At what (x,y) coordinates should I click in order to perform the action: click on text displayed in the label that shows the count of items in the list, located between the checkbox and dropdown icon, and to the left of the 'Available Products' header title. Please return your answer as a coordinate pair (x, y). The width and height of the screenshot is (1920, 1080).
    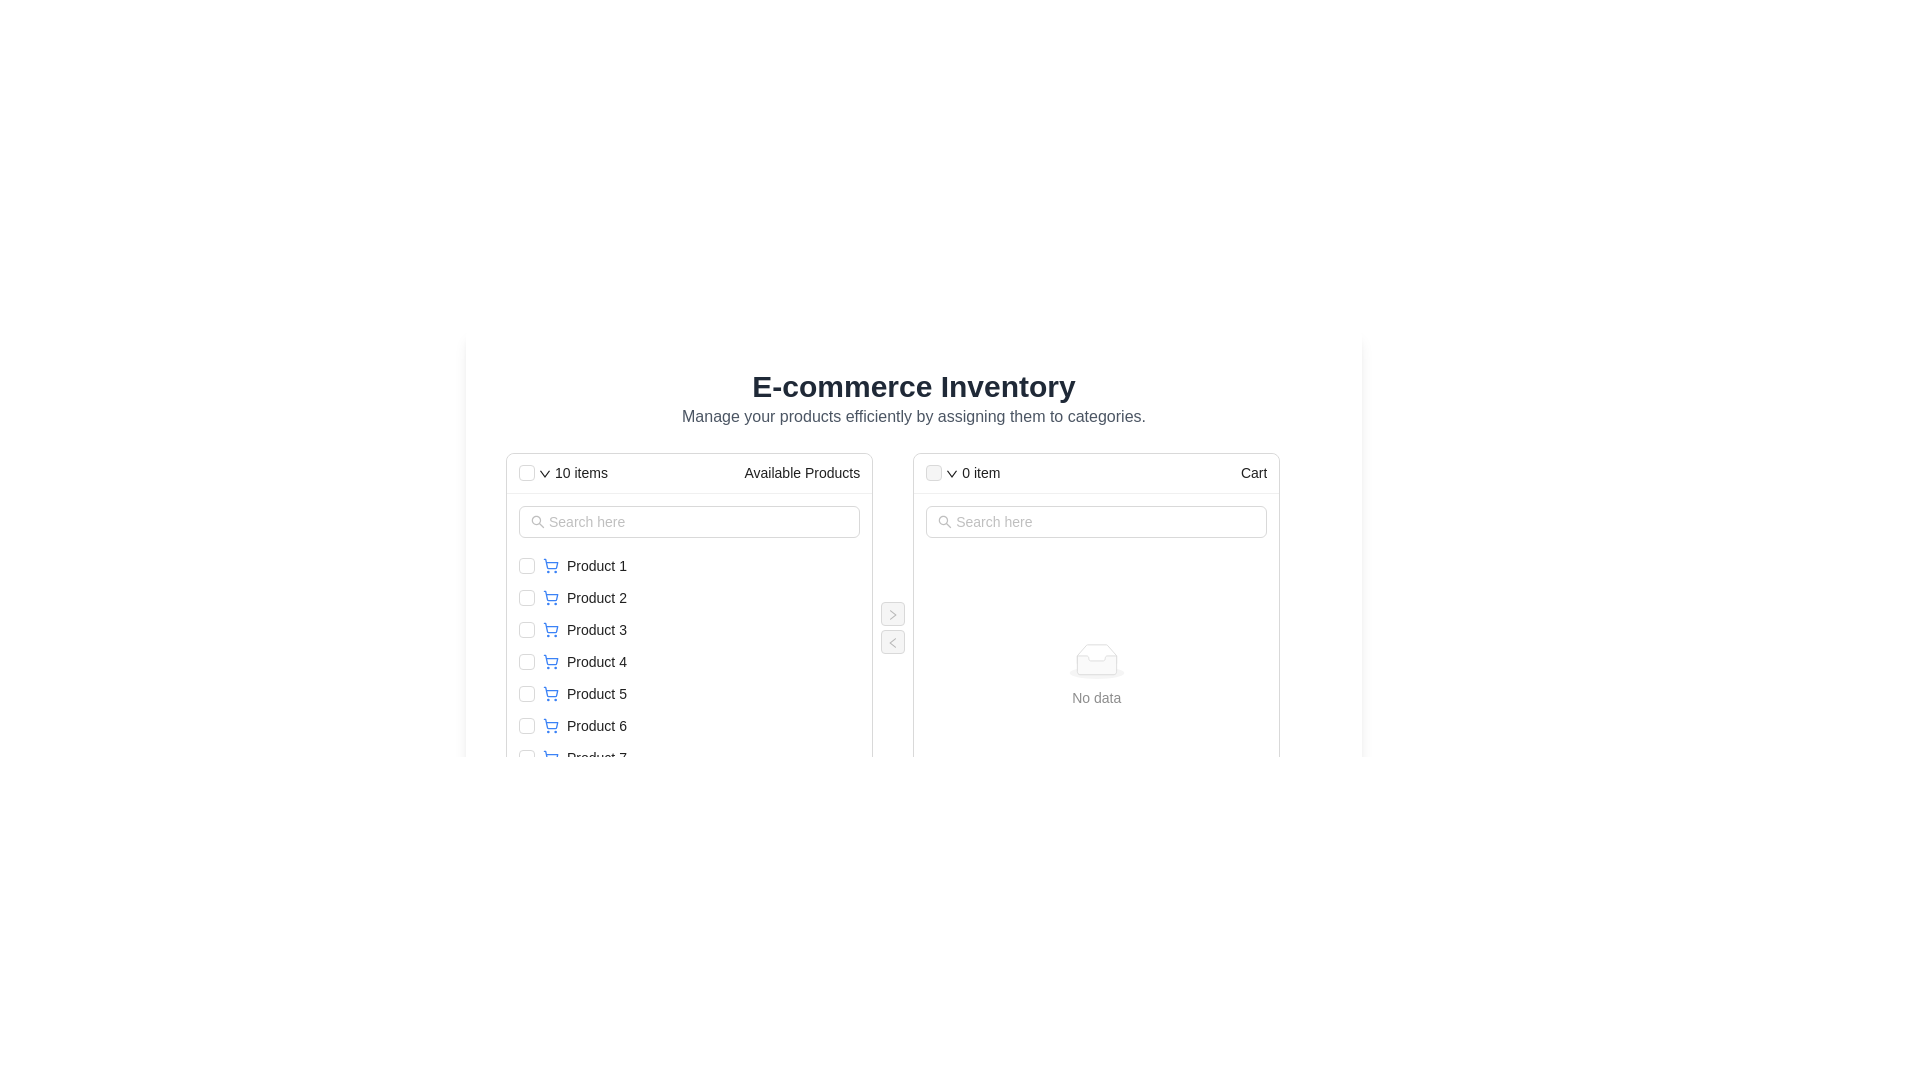
    Looking at the image, I should click on (580, 473).